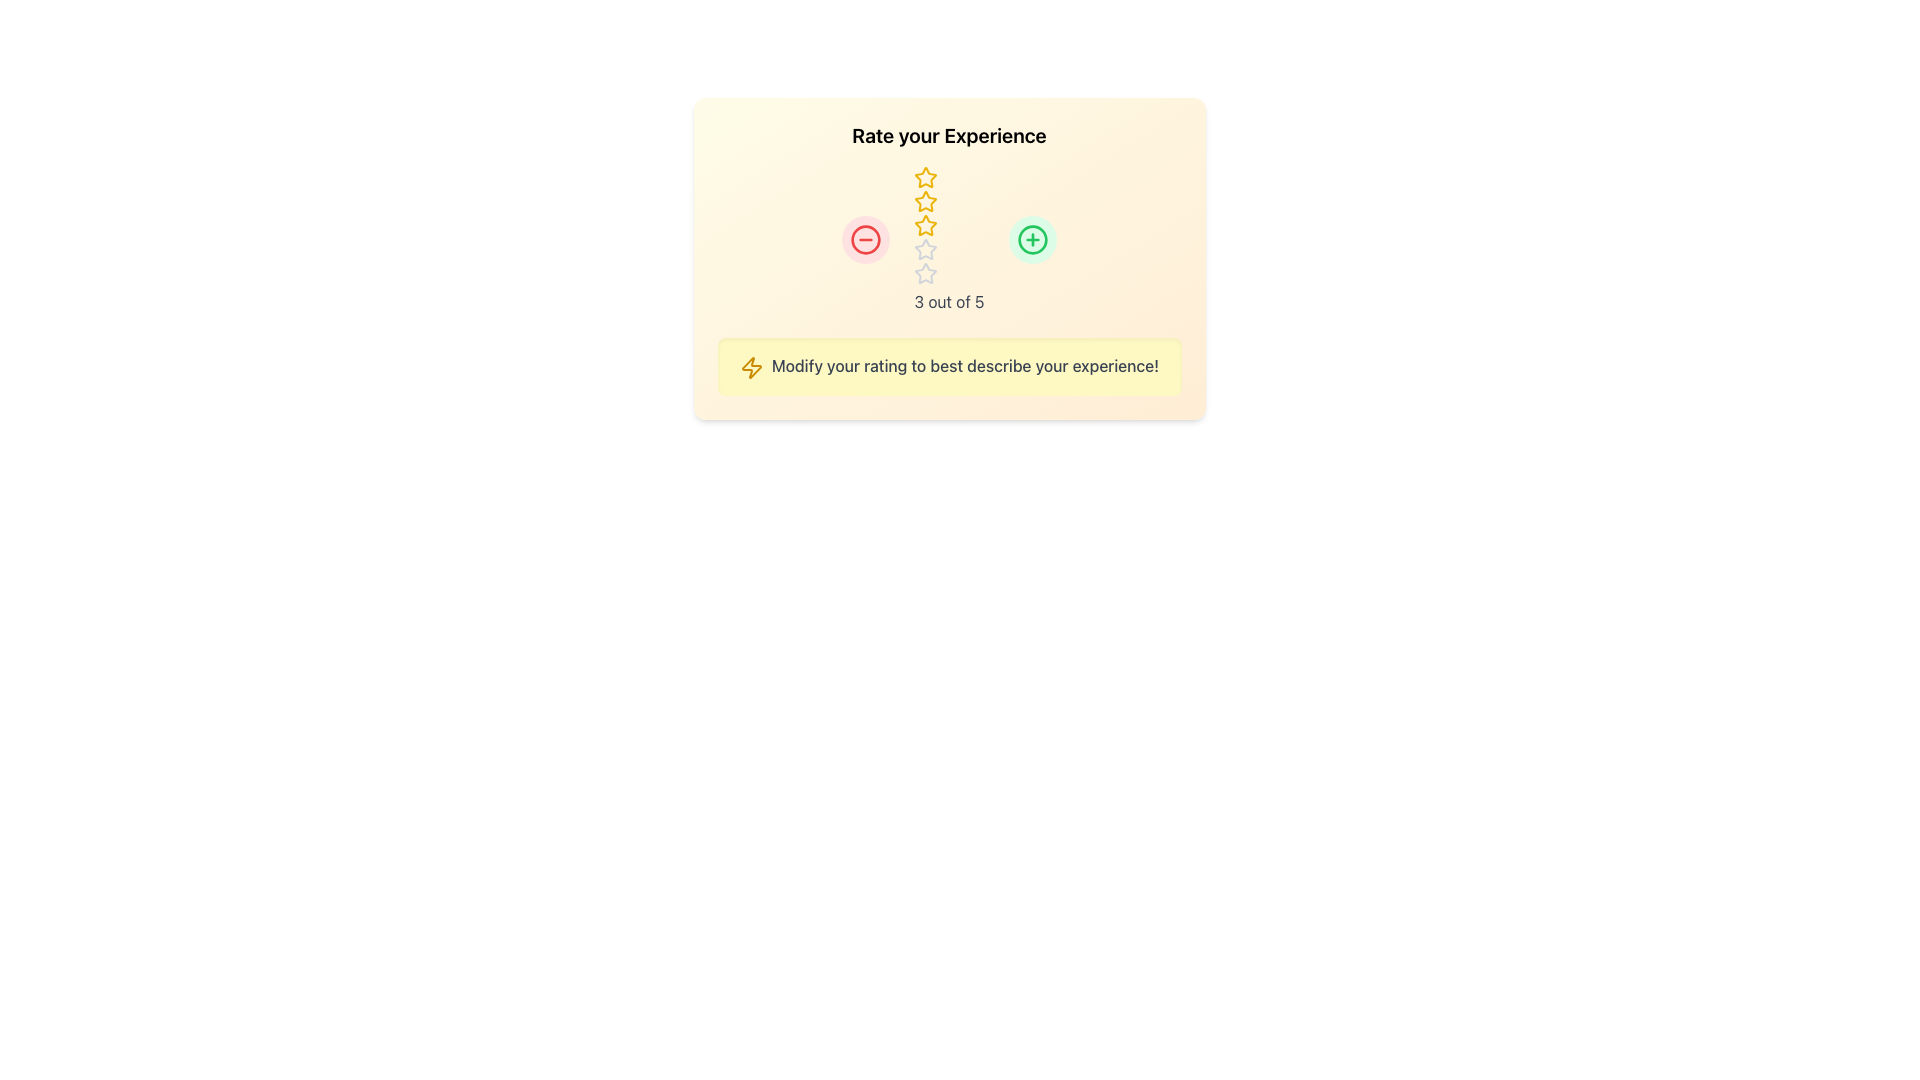 The height and width of the screenshot is (1080, 1920). I want to click on the third star in the horizontal row of five stars, so click(925, 225).